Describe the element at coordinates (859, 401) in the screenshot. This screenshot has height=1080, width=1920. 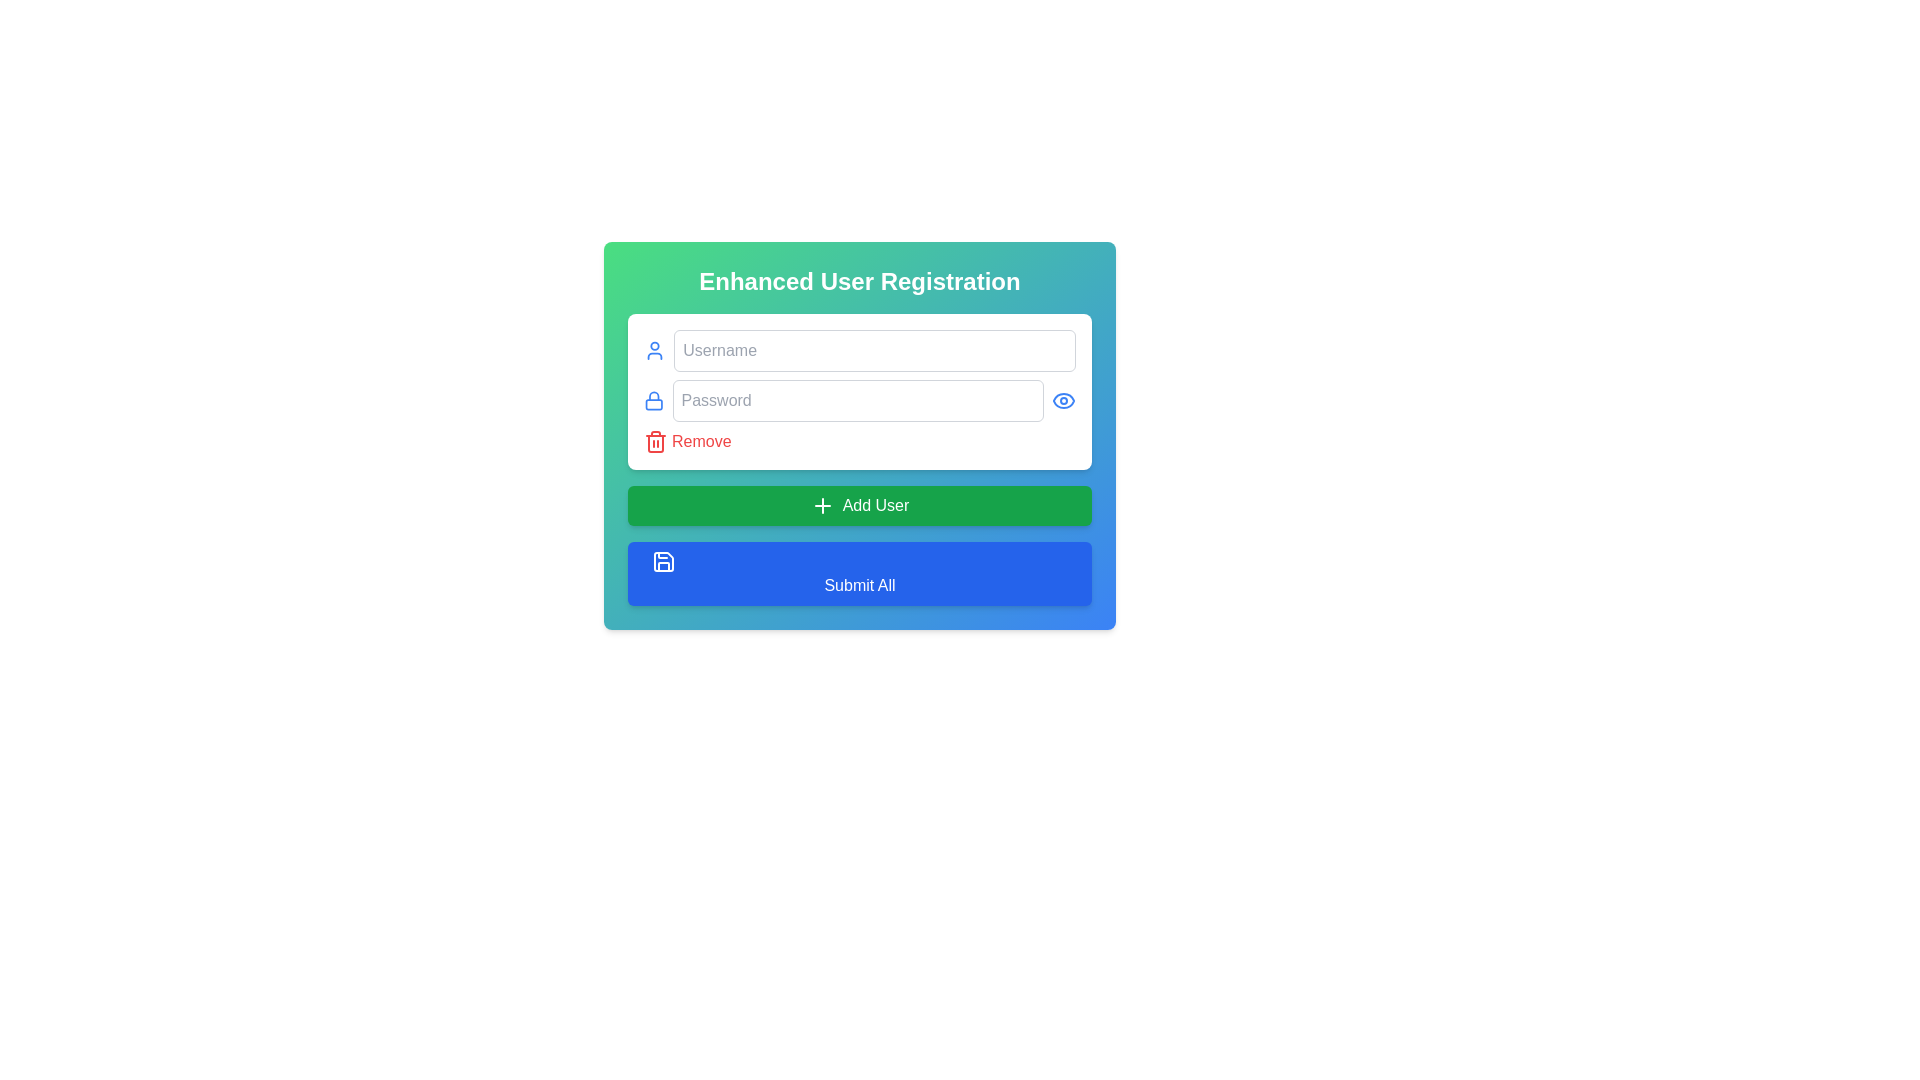
I see `the password input field, which is the second input field in the login interface, styled with rounded corners and bordered with a subtle gray border` at that location.